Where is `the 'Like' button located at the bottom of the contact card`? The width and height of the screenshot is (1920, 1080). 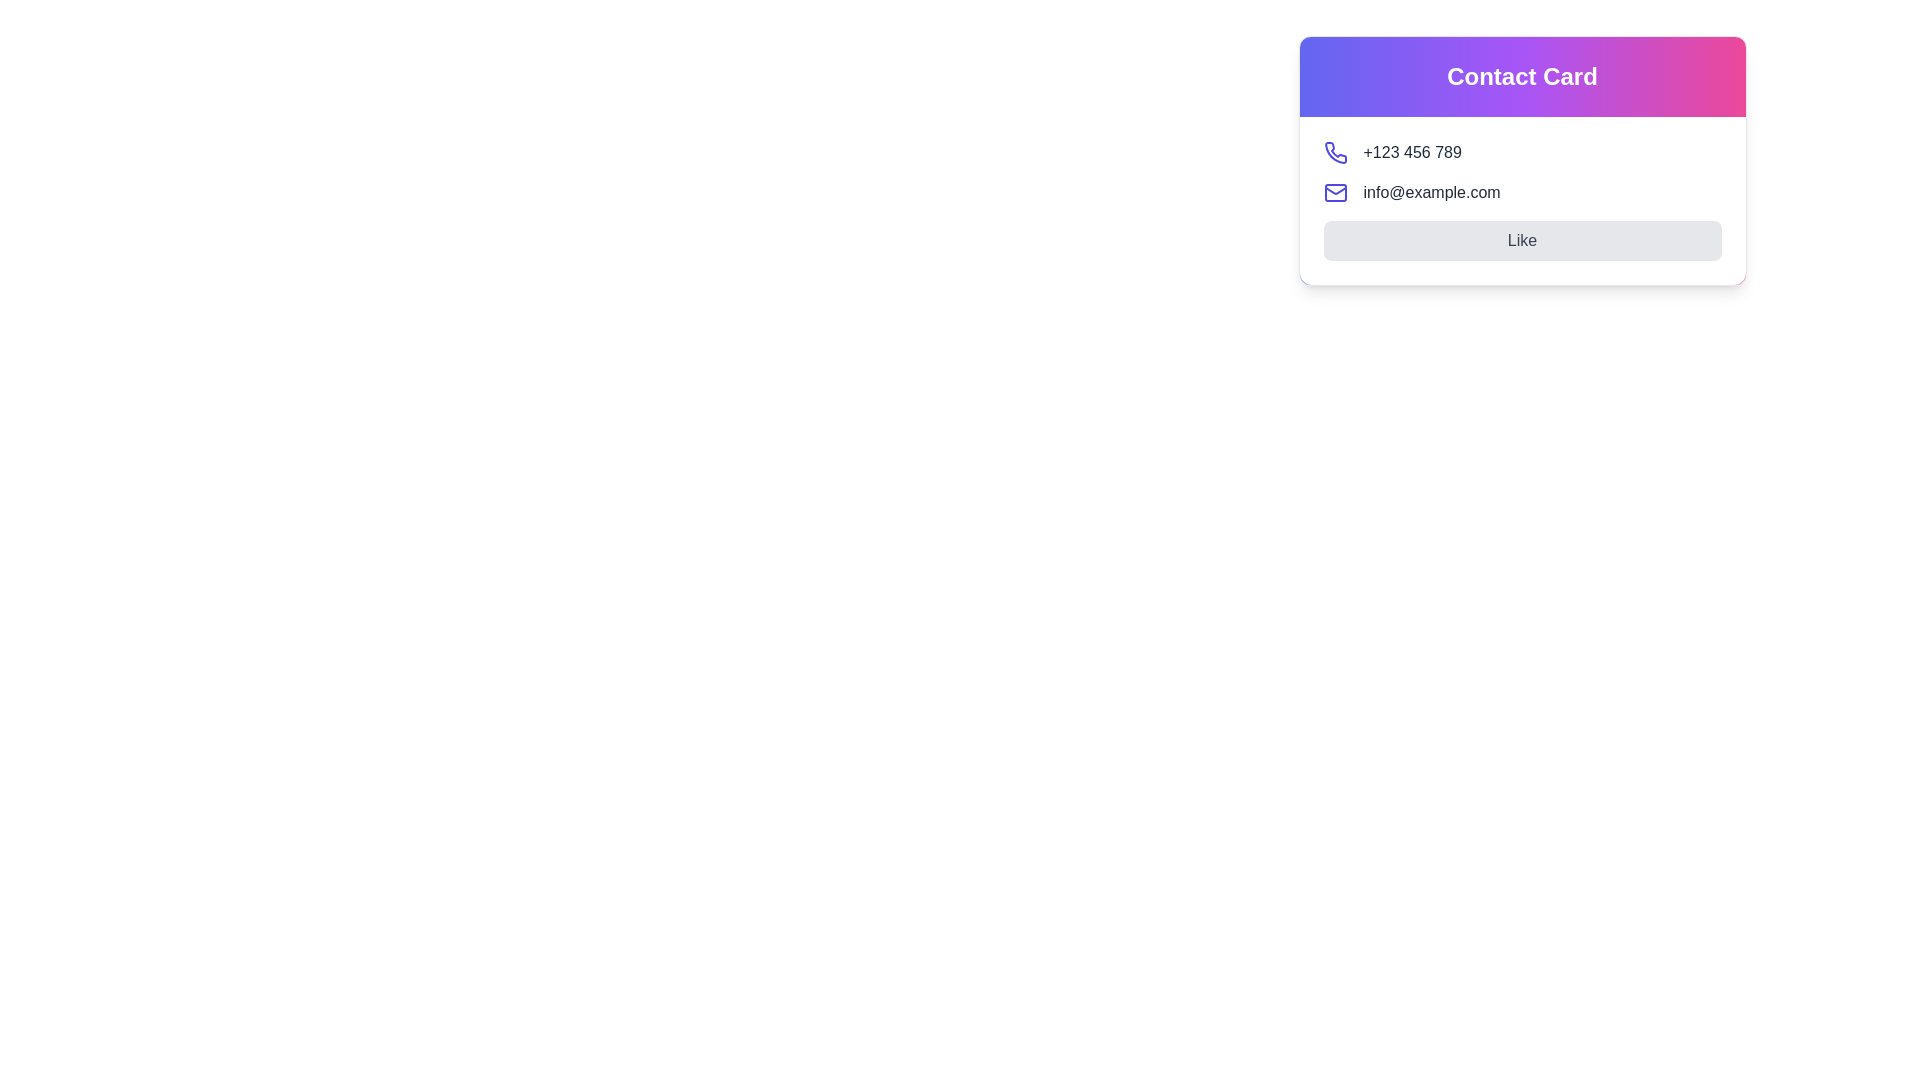
the 'Like' button located at the bottom of the contact card is located at coordinates (1521, 239).